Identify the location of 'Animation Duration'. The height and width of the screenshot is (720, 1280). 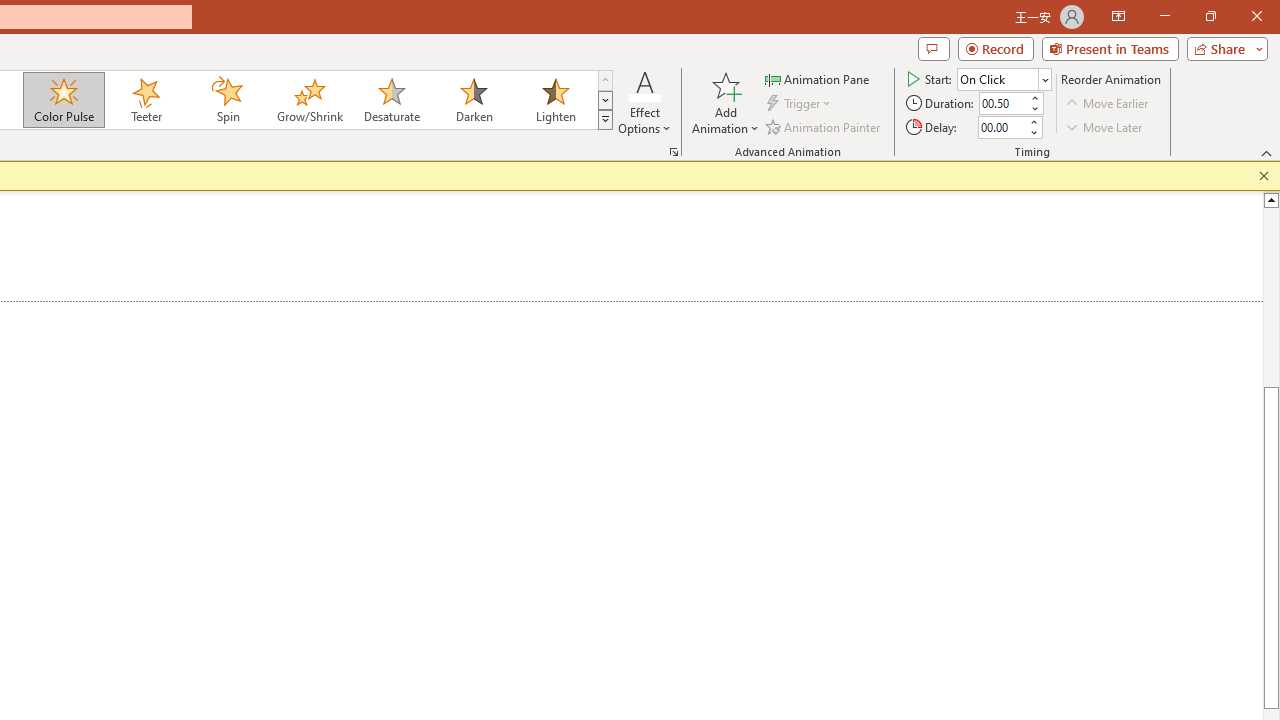
(1003, 103).